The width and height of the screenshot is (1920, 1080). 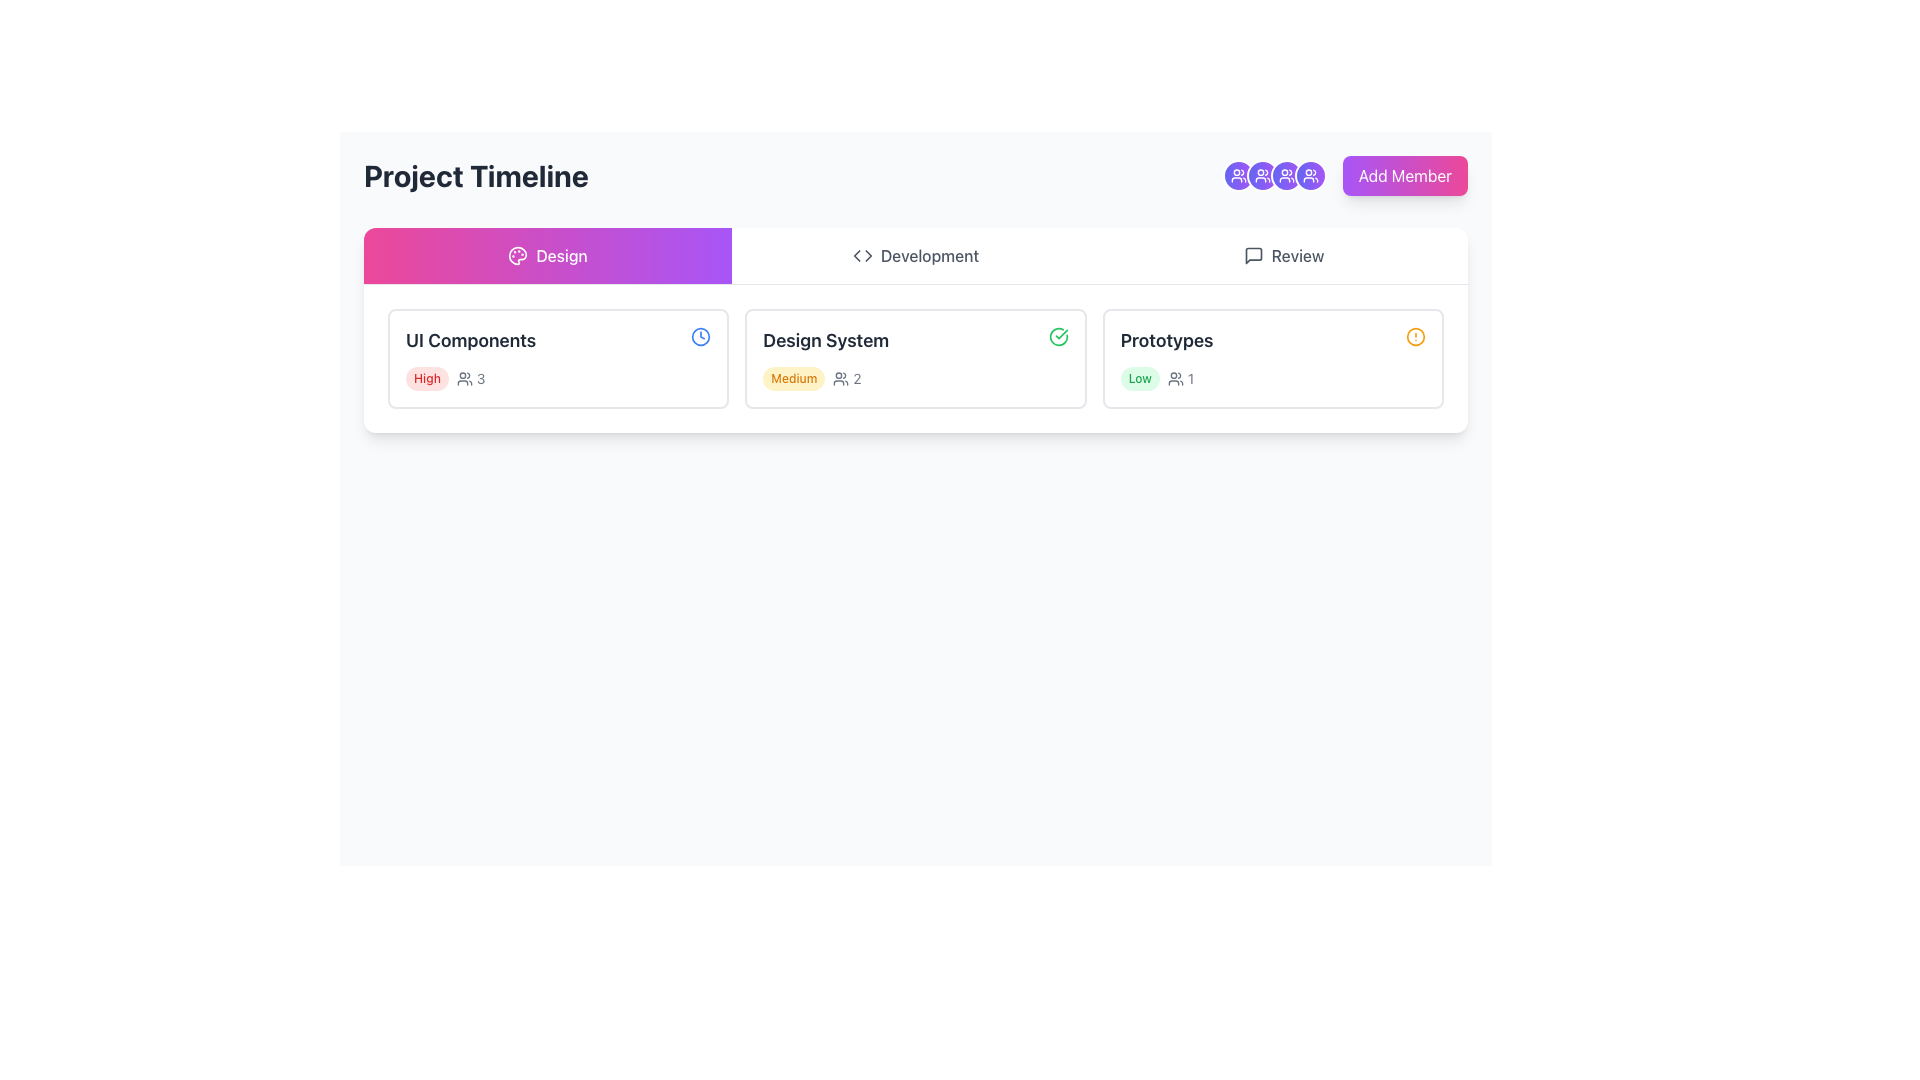 I want to click on the status indicator labeled 'Medium' in the card titled 'Design System' for filtering, so click(x=915, y=357).